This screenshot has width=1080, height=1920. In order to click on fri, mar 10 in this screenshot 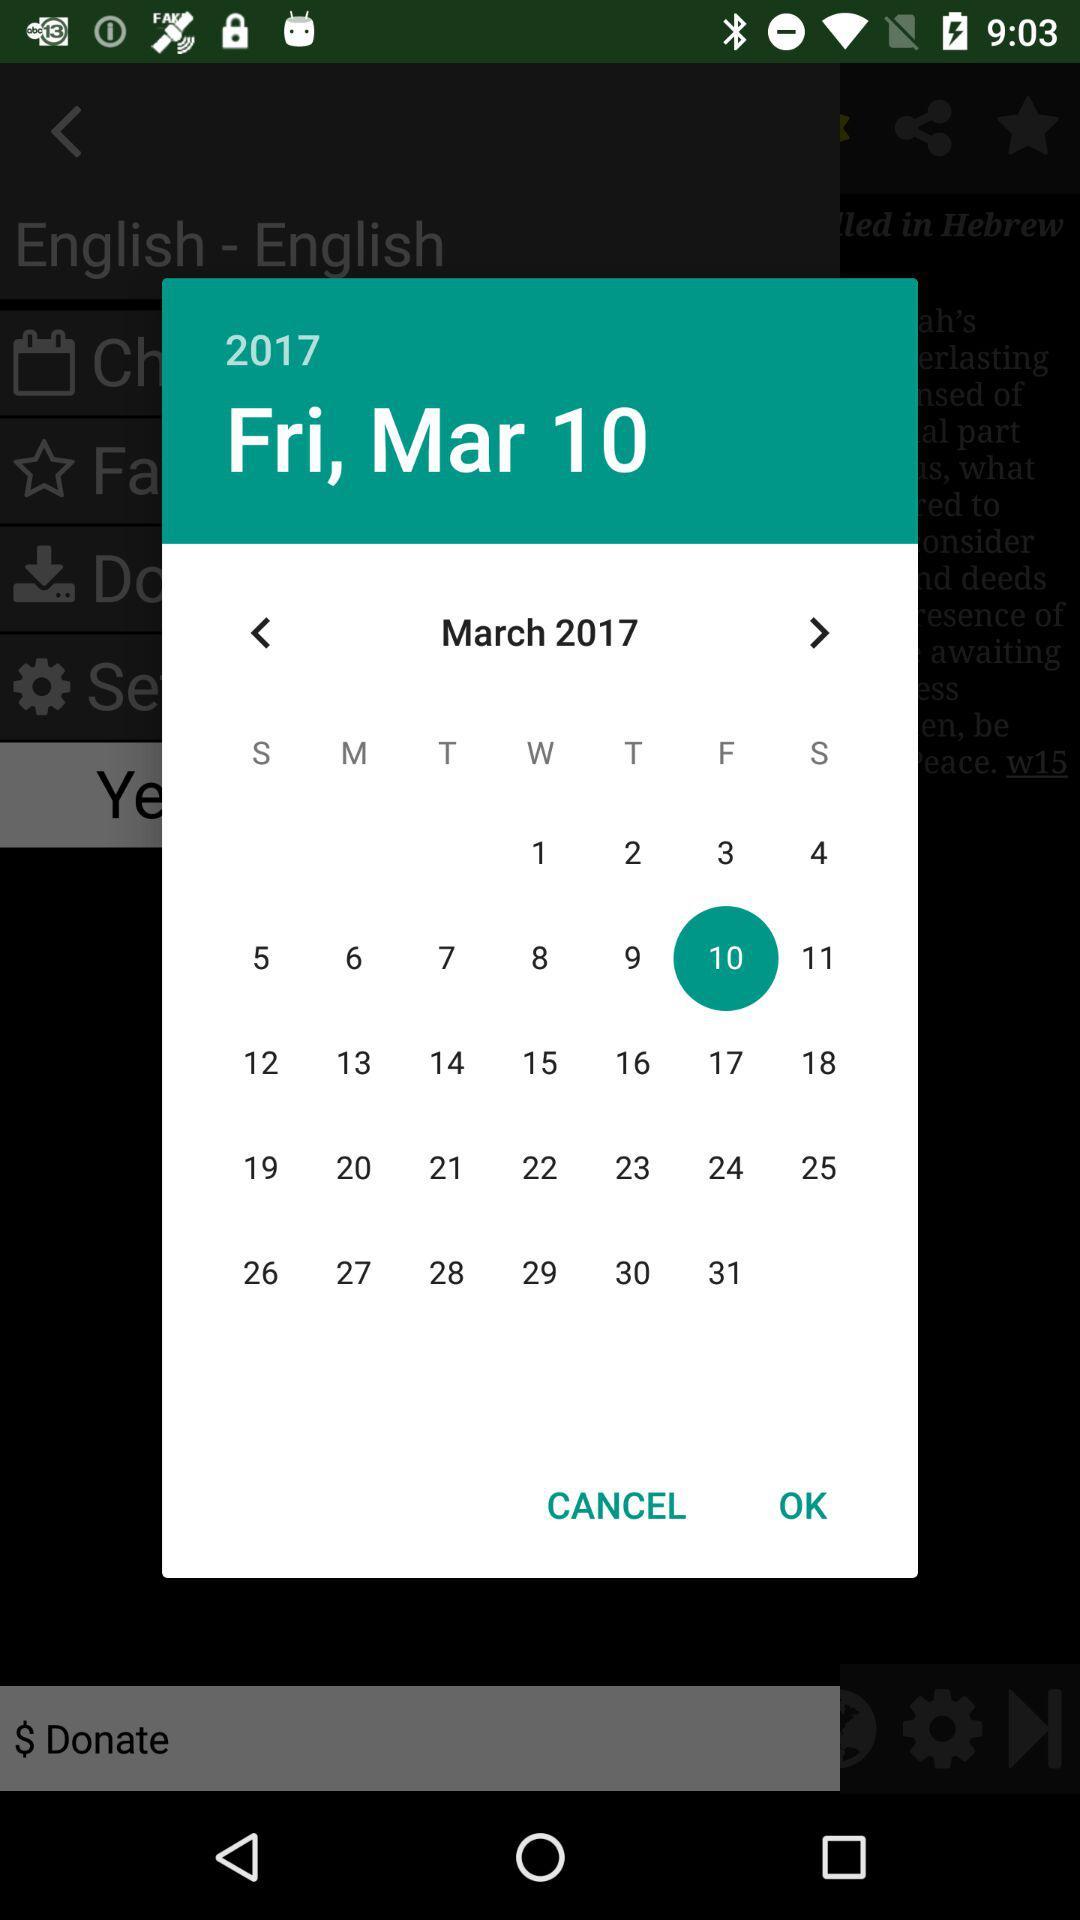, I will do `click(436, 435)`.